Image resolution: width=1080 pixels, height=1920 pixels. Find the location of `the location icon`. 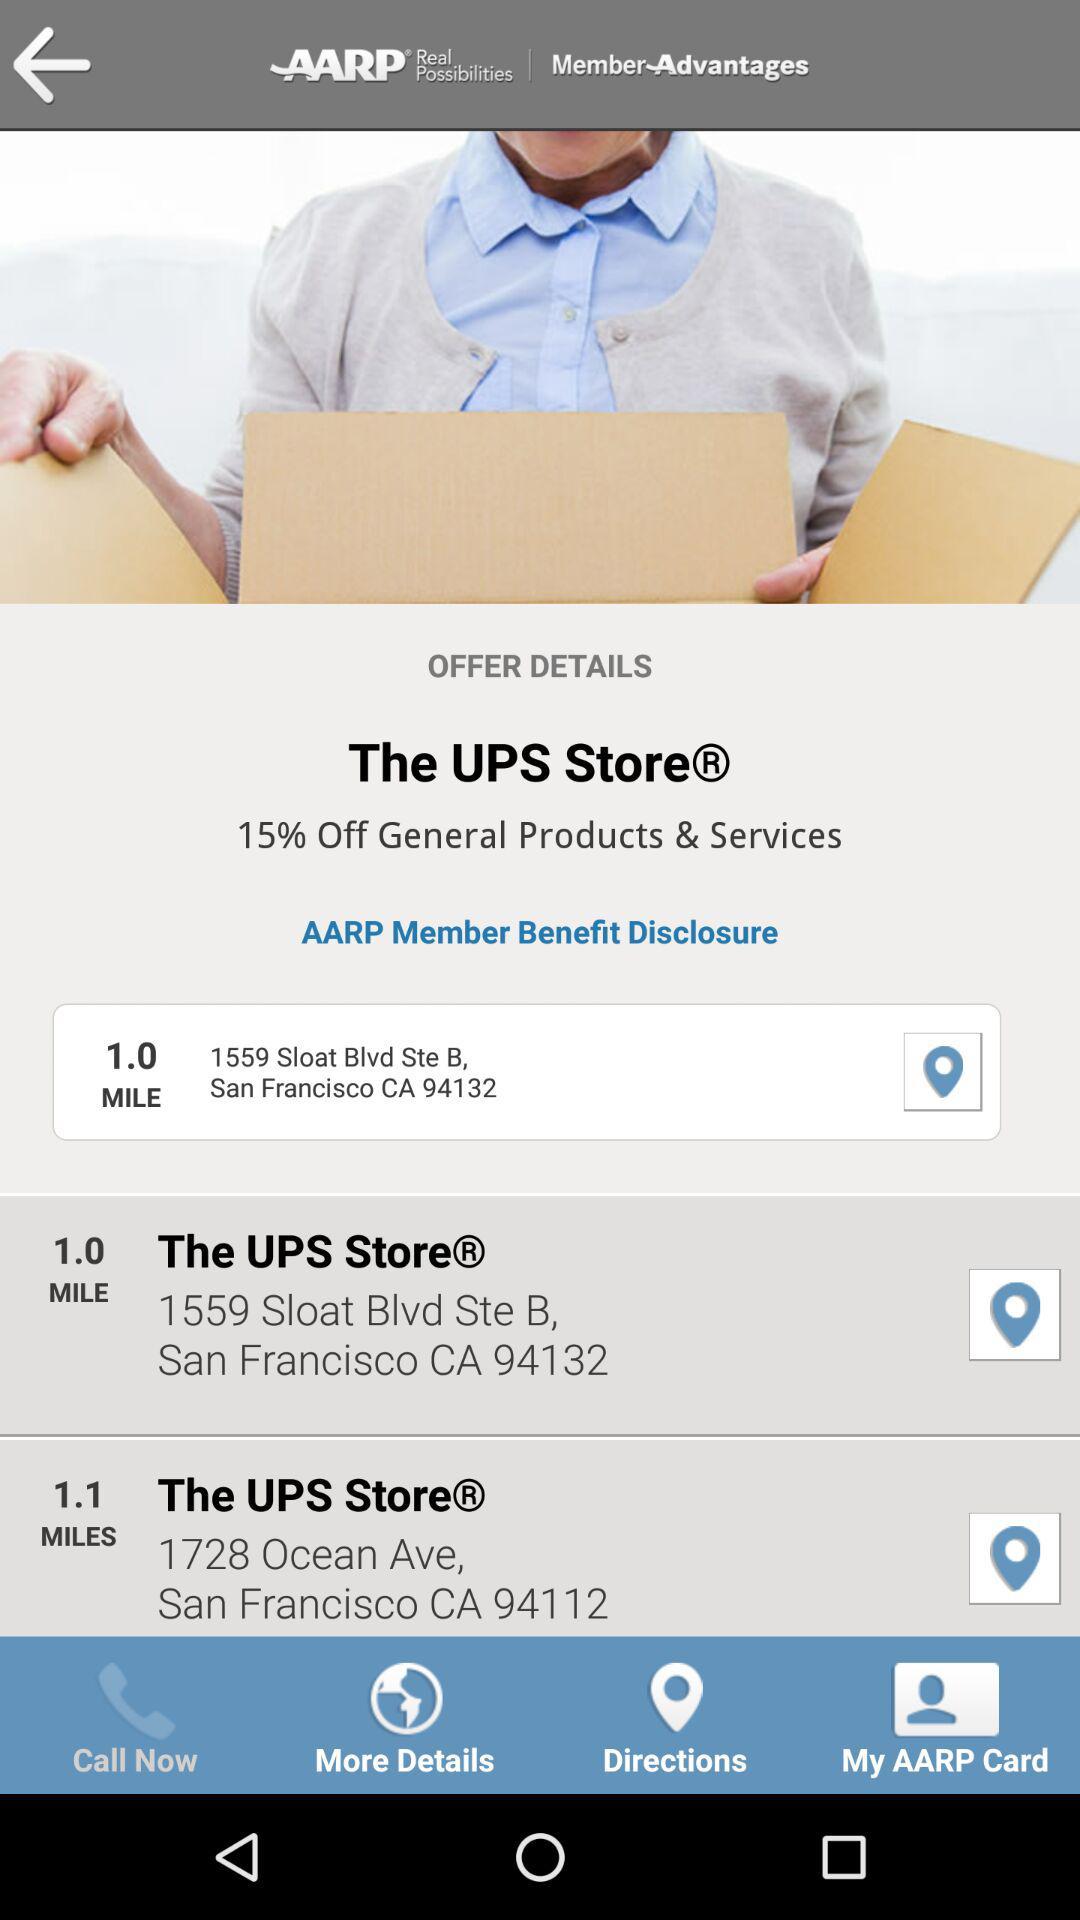

the location icon is located at coordinates (943, 1147).